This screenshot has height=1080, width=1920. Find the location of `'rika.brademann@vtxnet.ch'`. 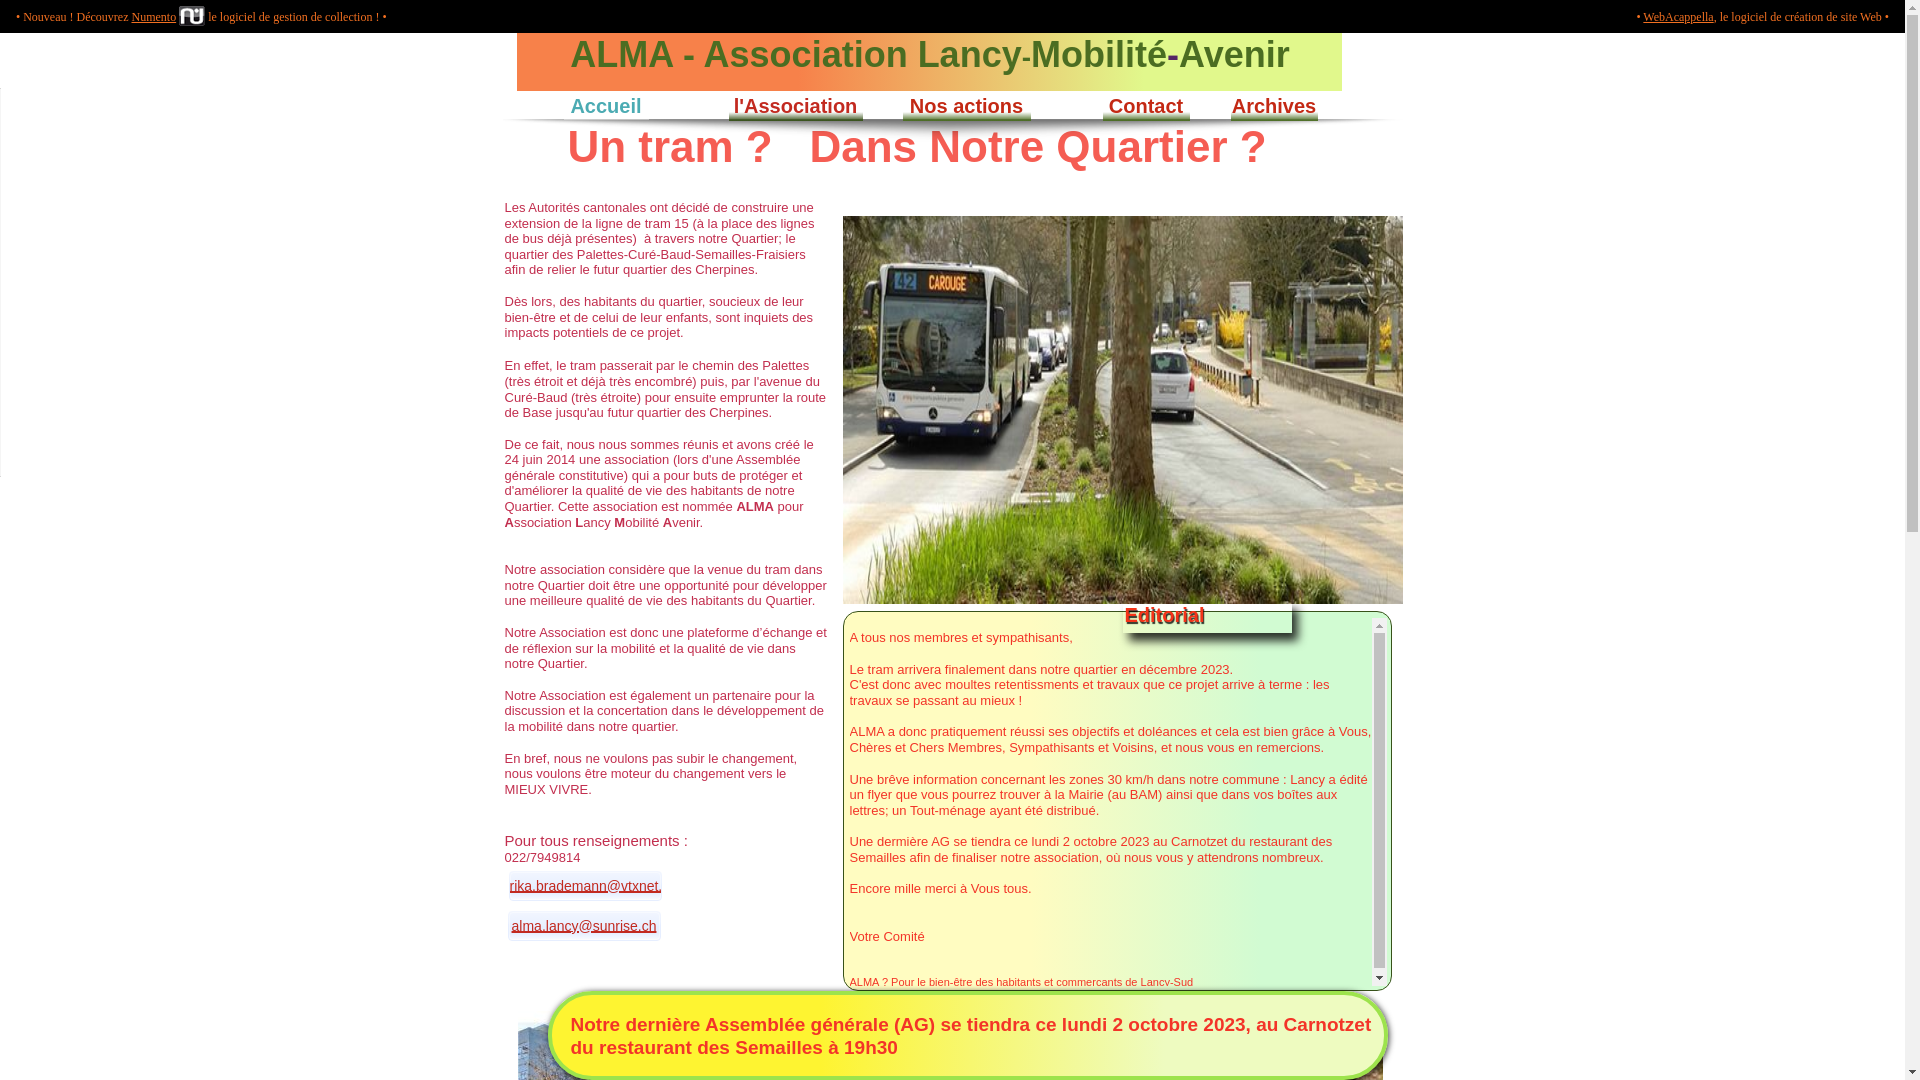

'rika.brademann@vtxnet.ch' is located at coordinates (508, 885).